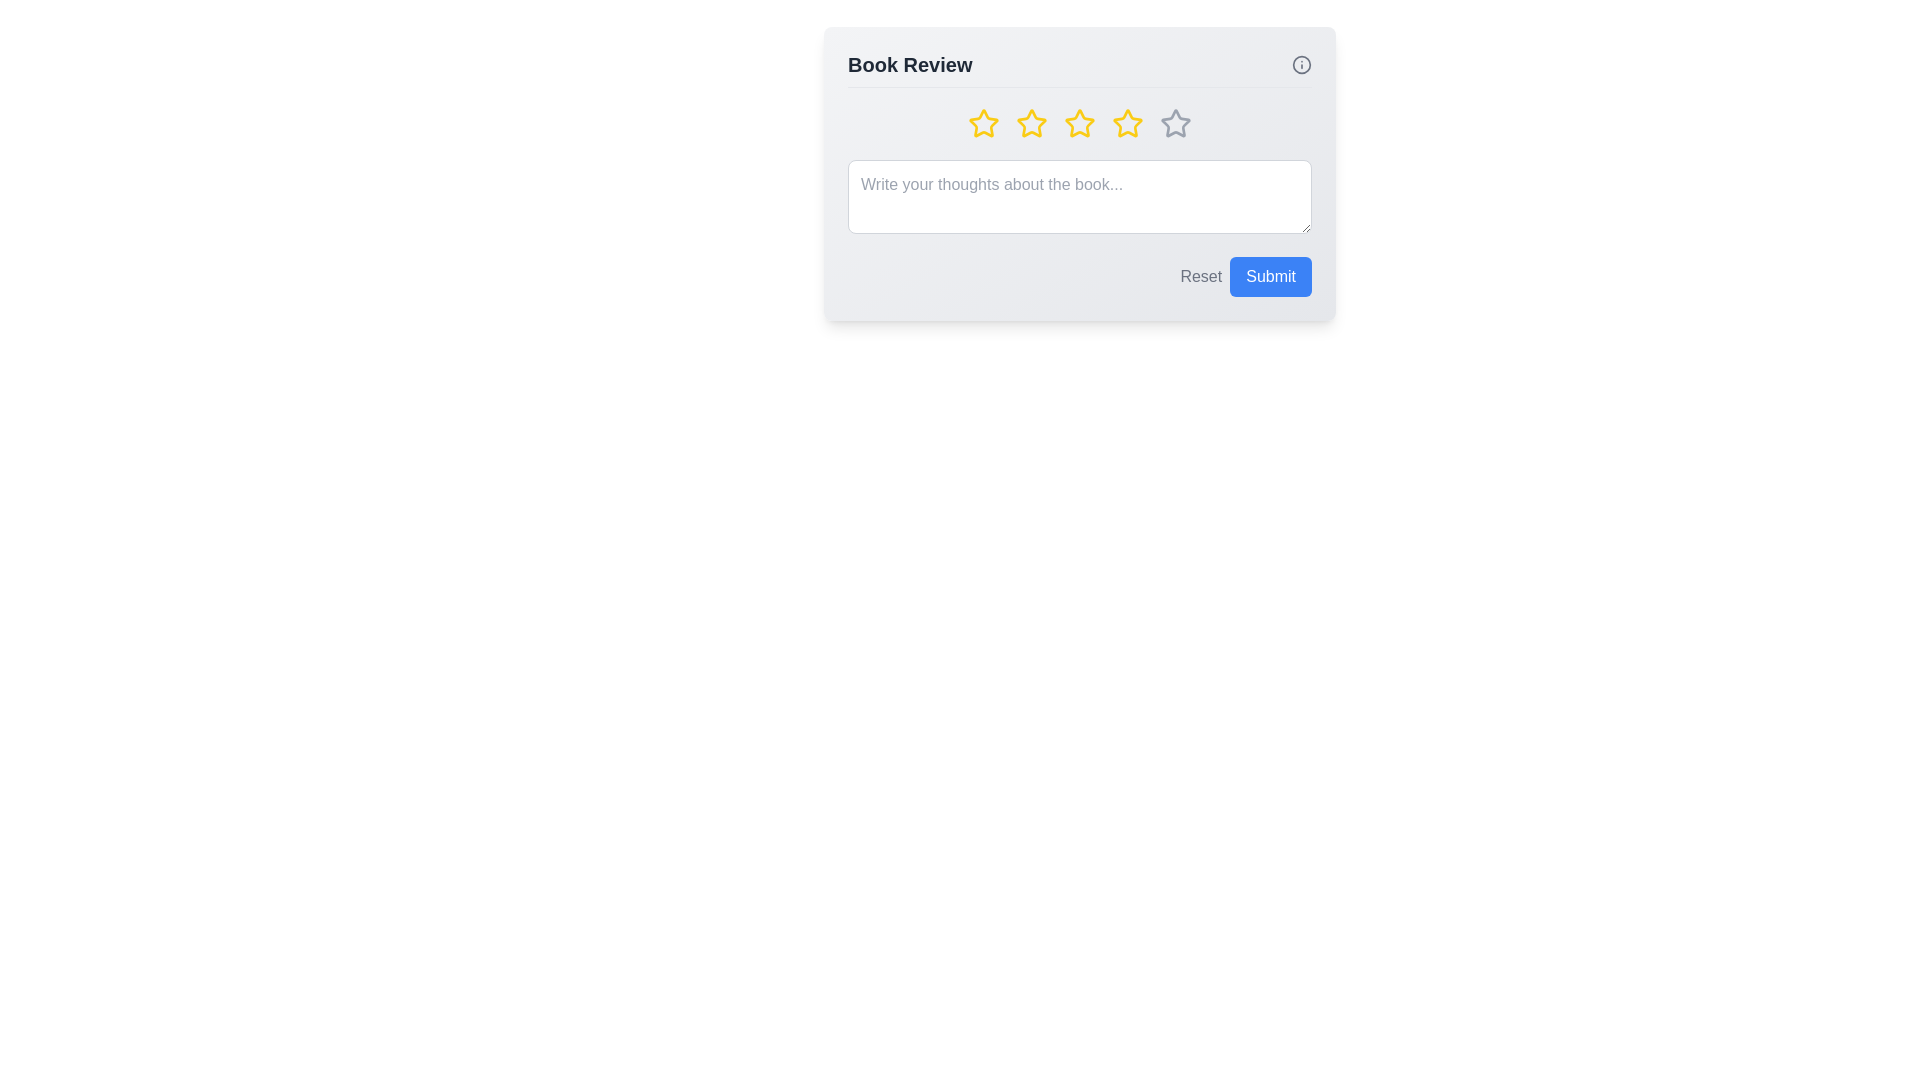  I want to click on the star corresponding to 4 to preview the rating, so click(1128, 123).